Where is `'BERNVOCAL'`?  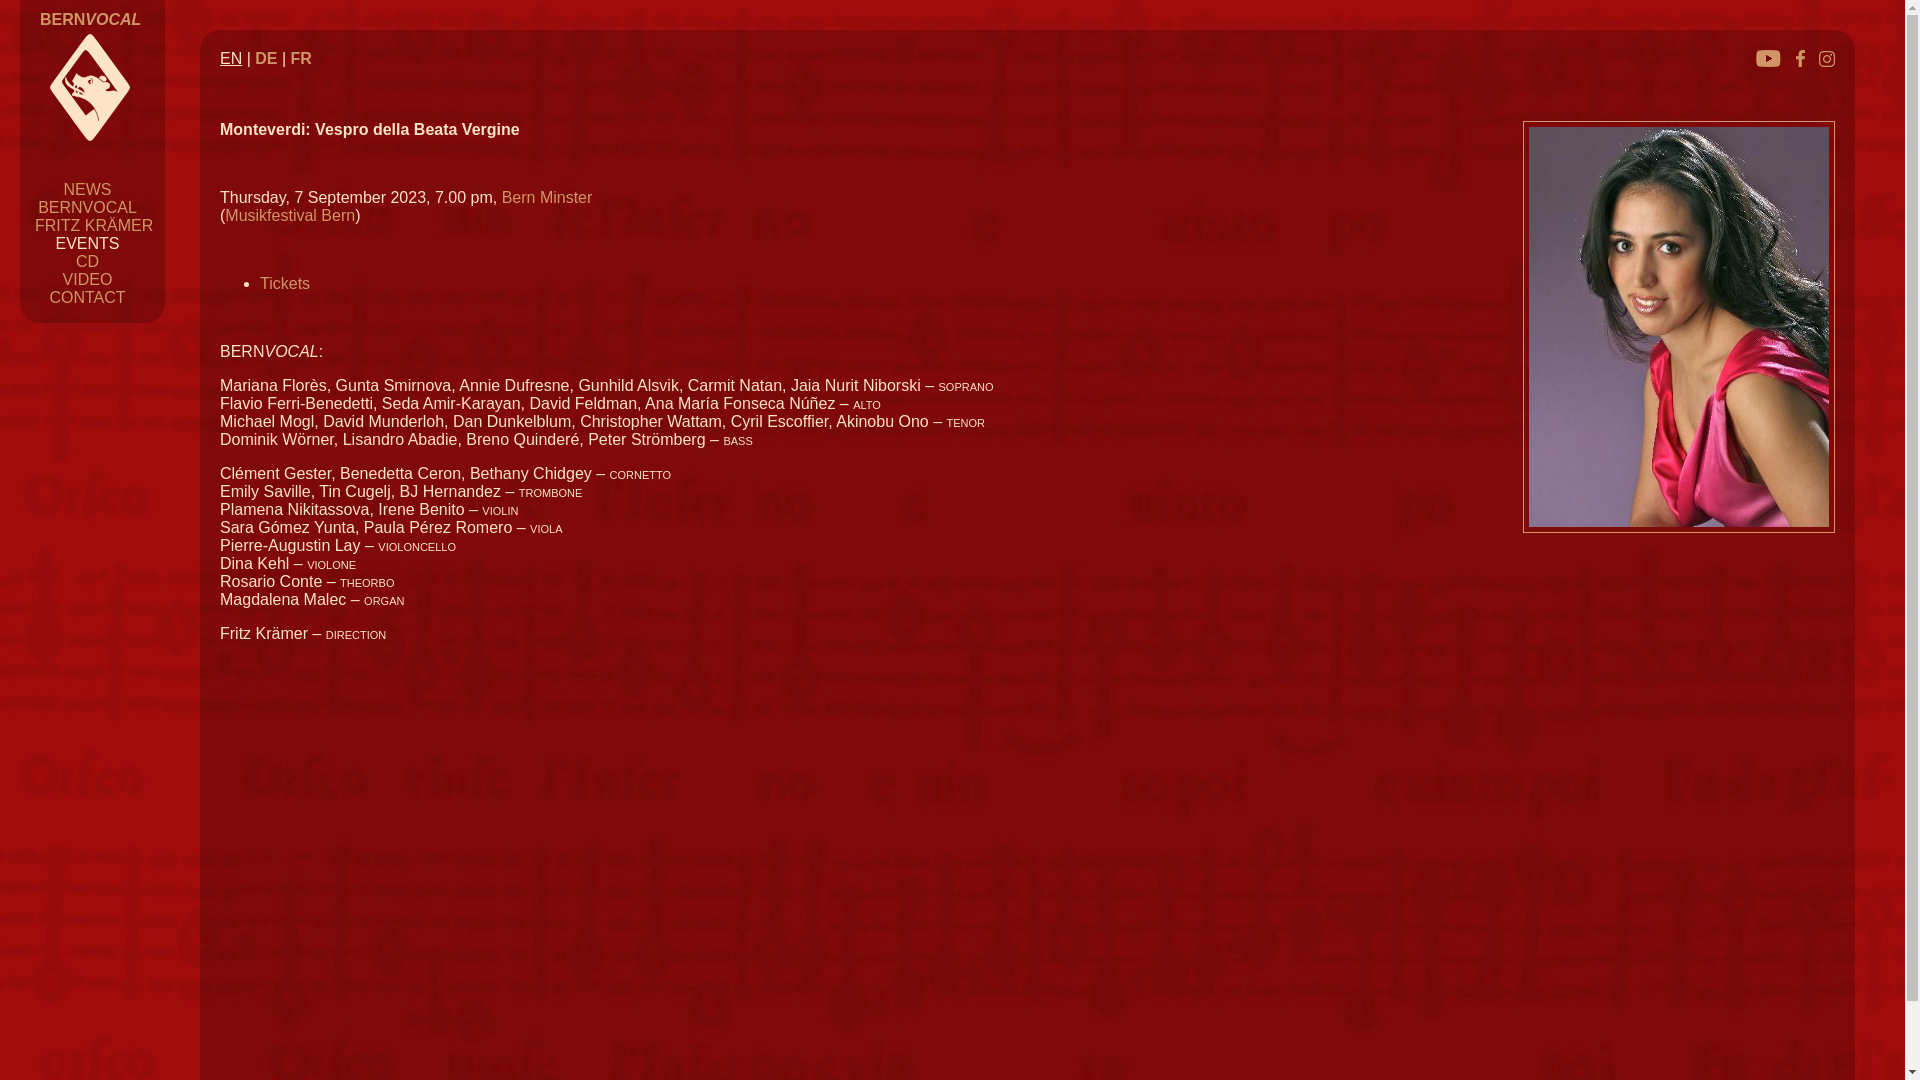 'BERNVOCAL' is located at coordinates (89, 19).